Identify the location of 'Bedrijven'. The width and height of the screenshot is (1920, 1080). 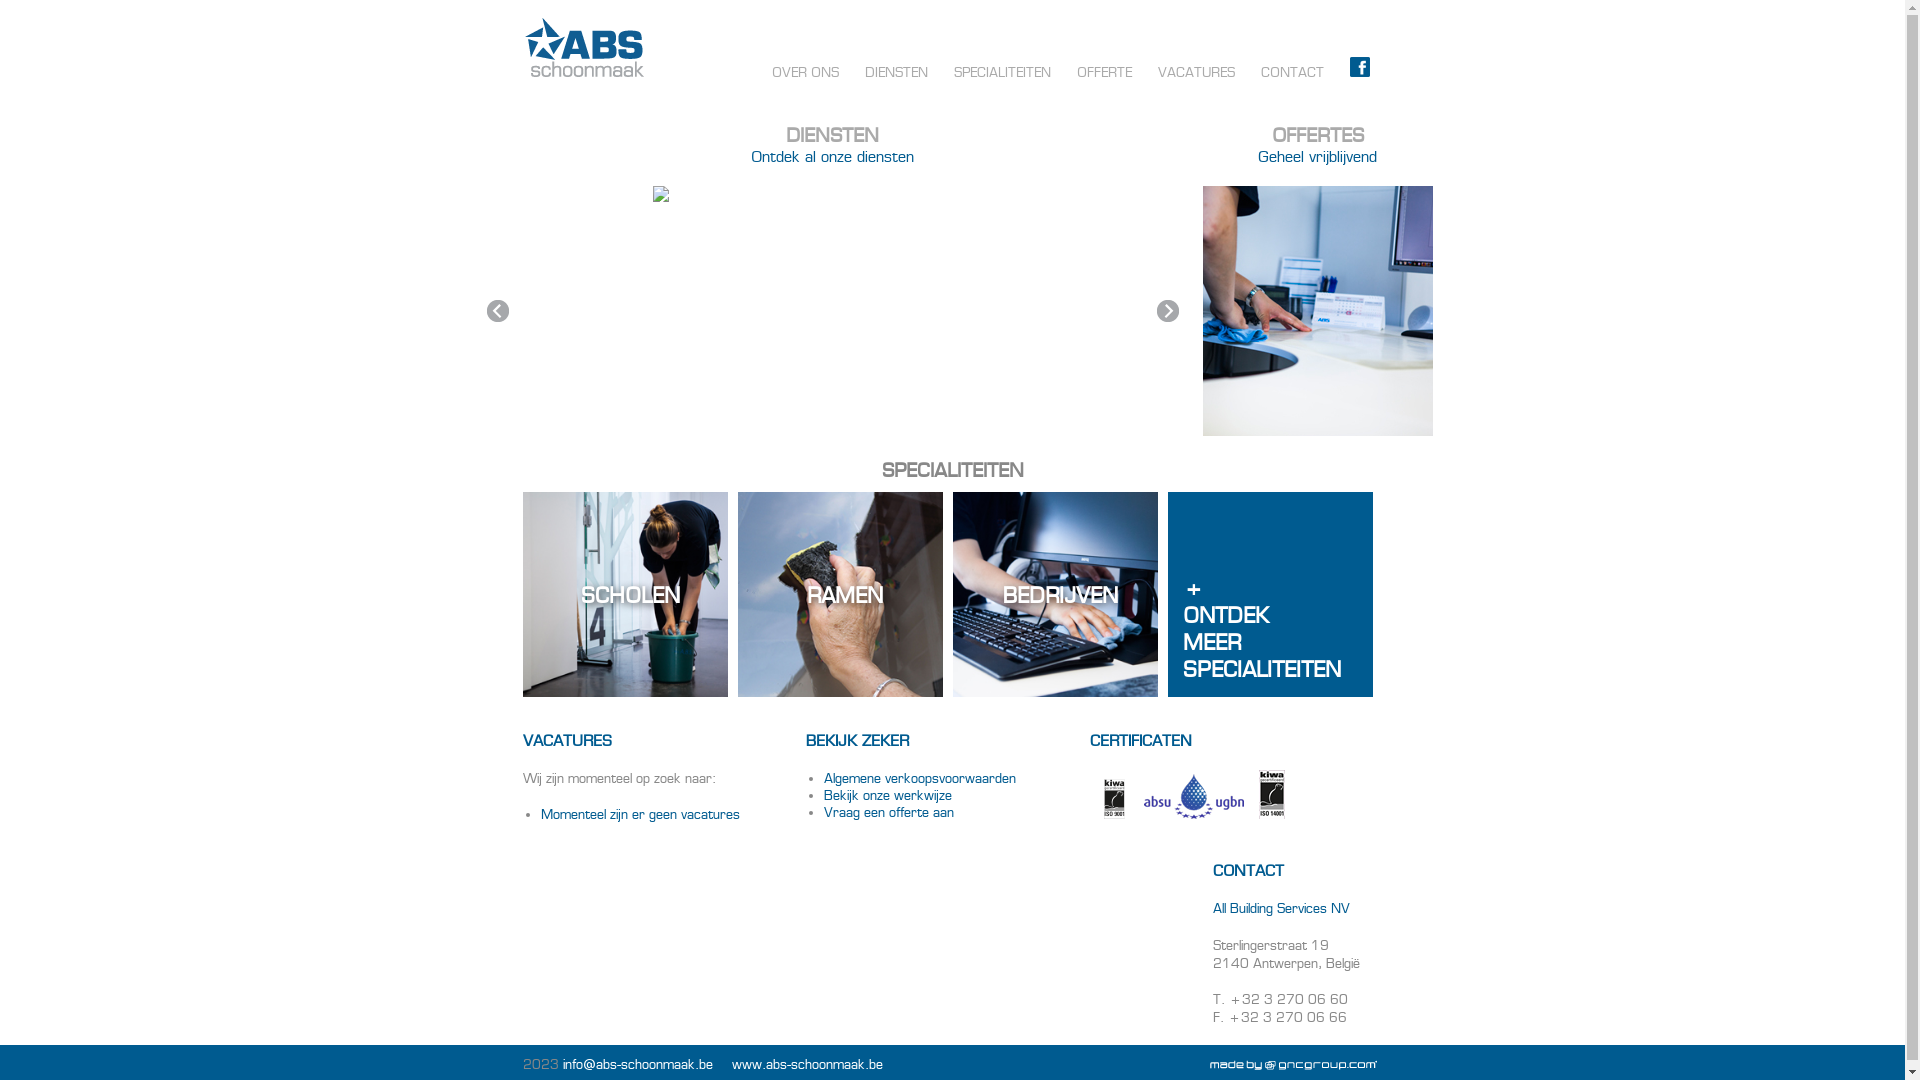
(1053, 593).